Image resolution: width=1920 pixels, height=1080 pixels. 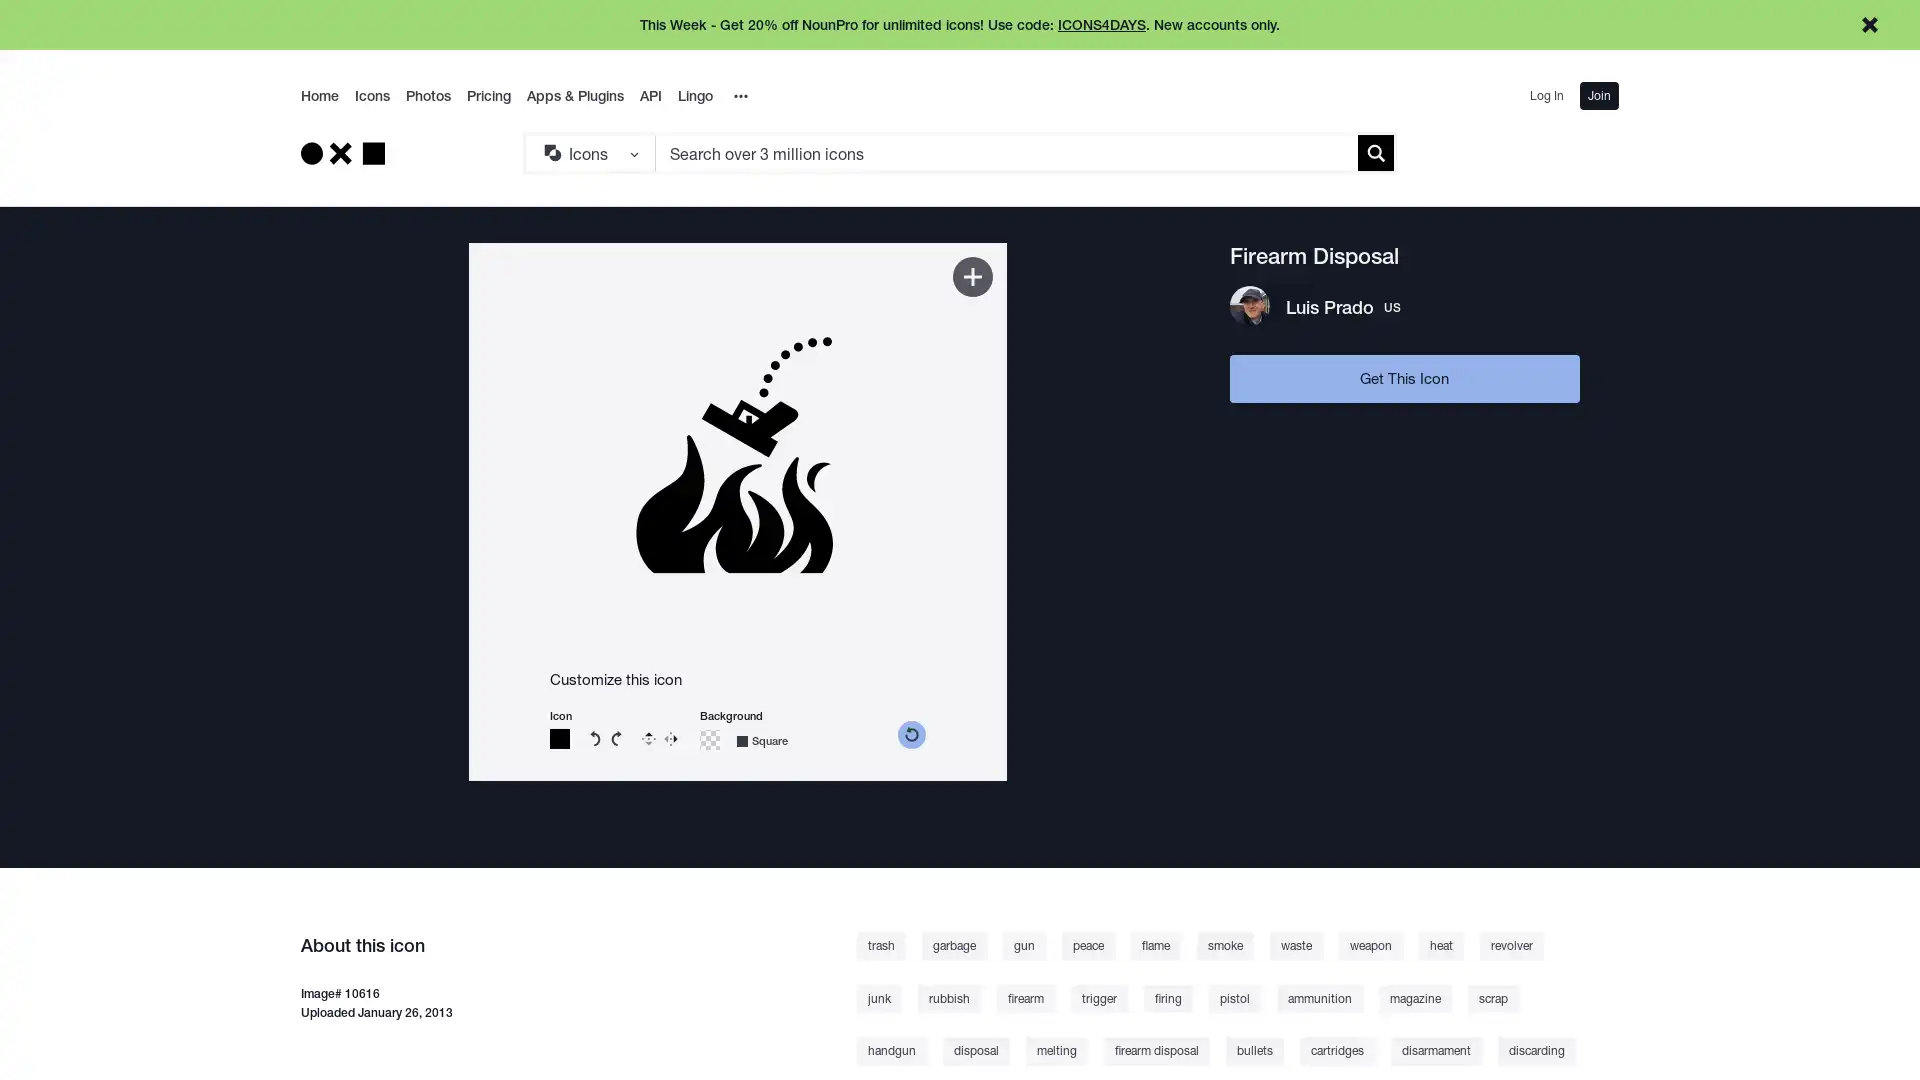 I want to click on Flip, so click(x=648, y=739).